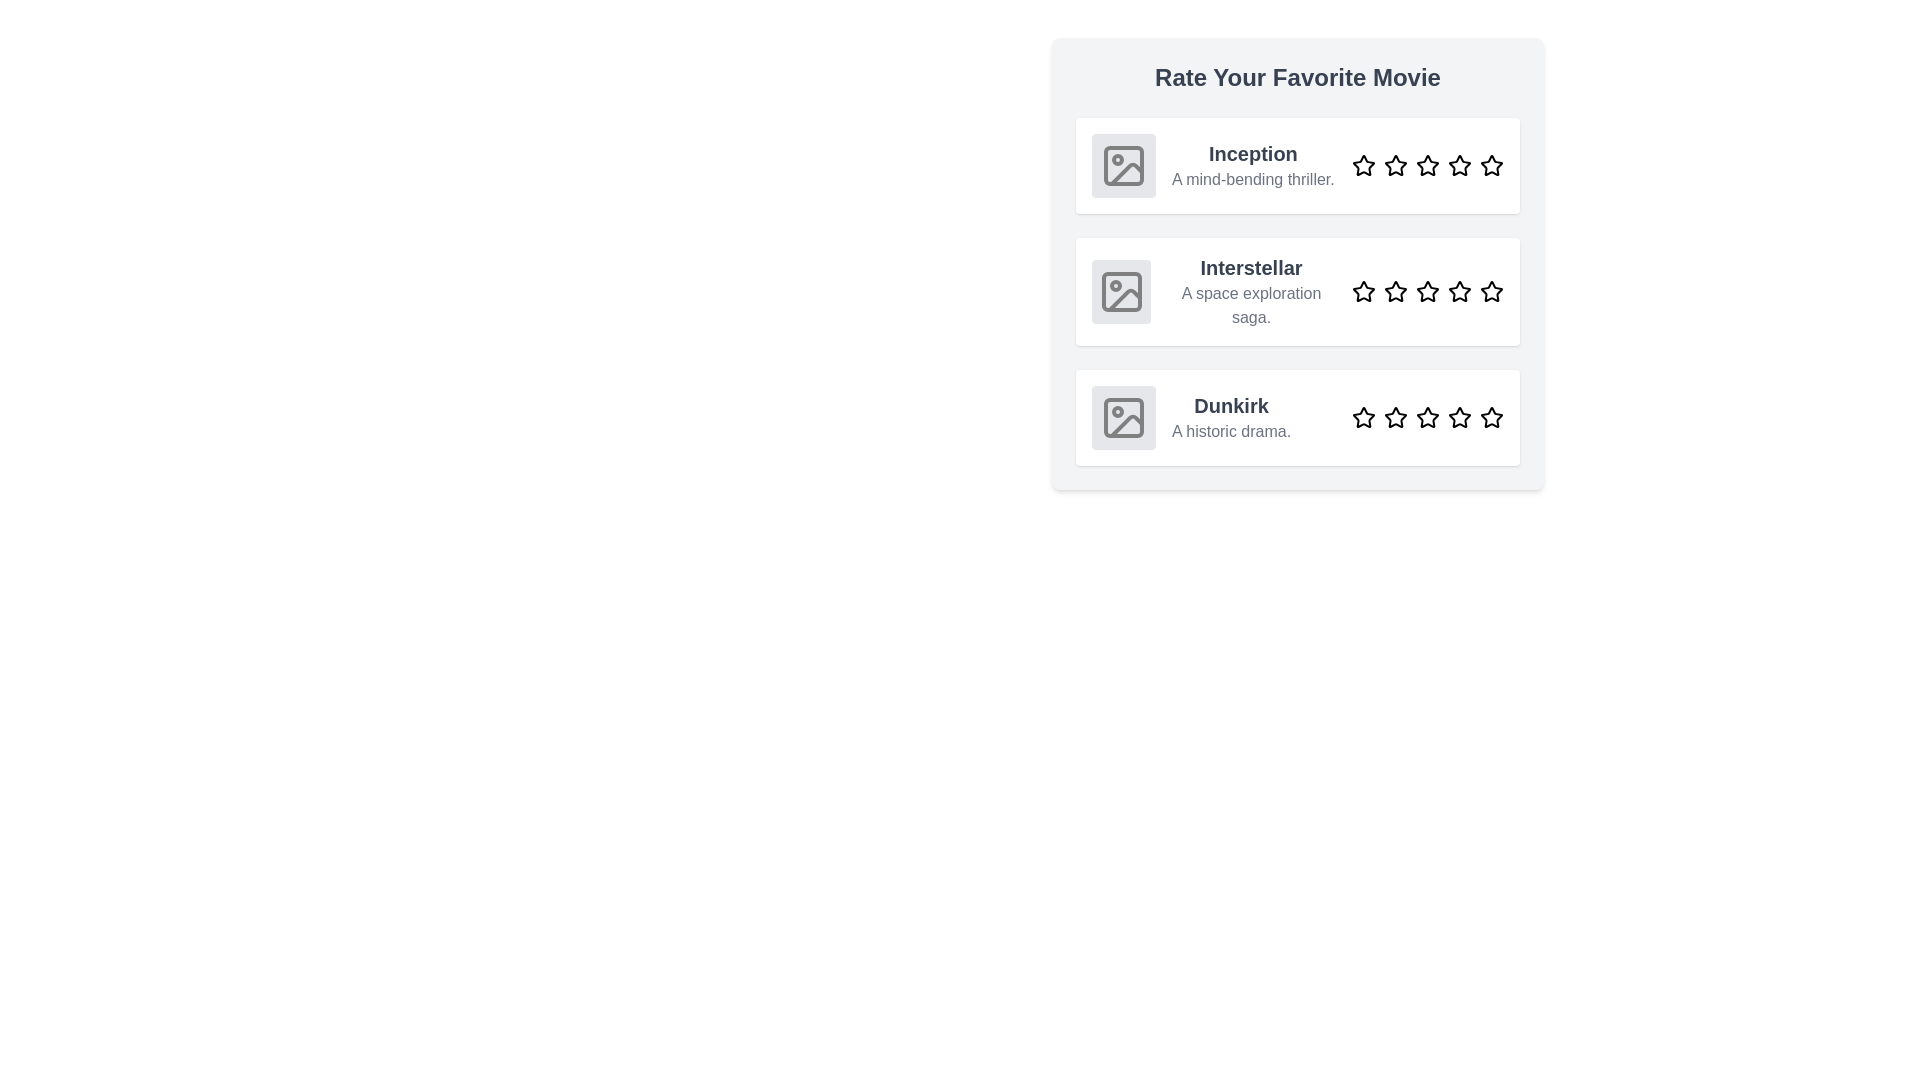 The image size is (1920, 1080). I want to click on the gray square image placeholder with rounded corners that contains an icon resembling a picture frame, located to the left of the text 'Dunkirk' and 'A historic drama.', so click(1123, 416).